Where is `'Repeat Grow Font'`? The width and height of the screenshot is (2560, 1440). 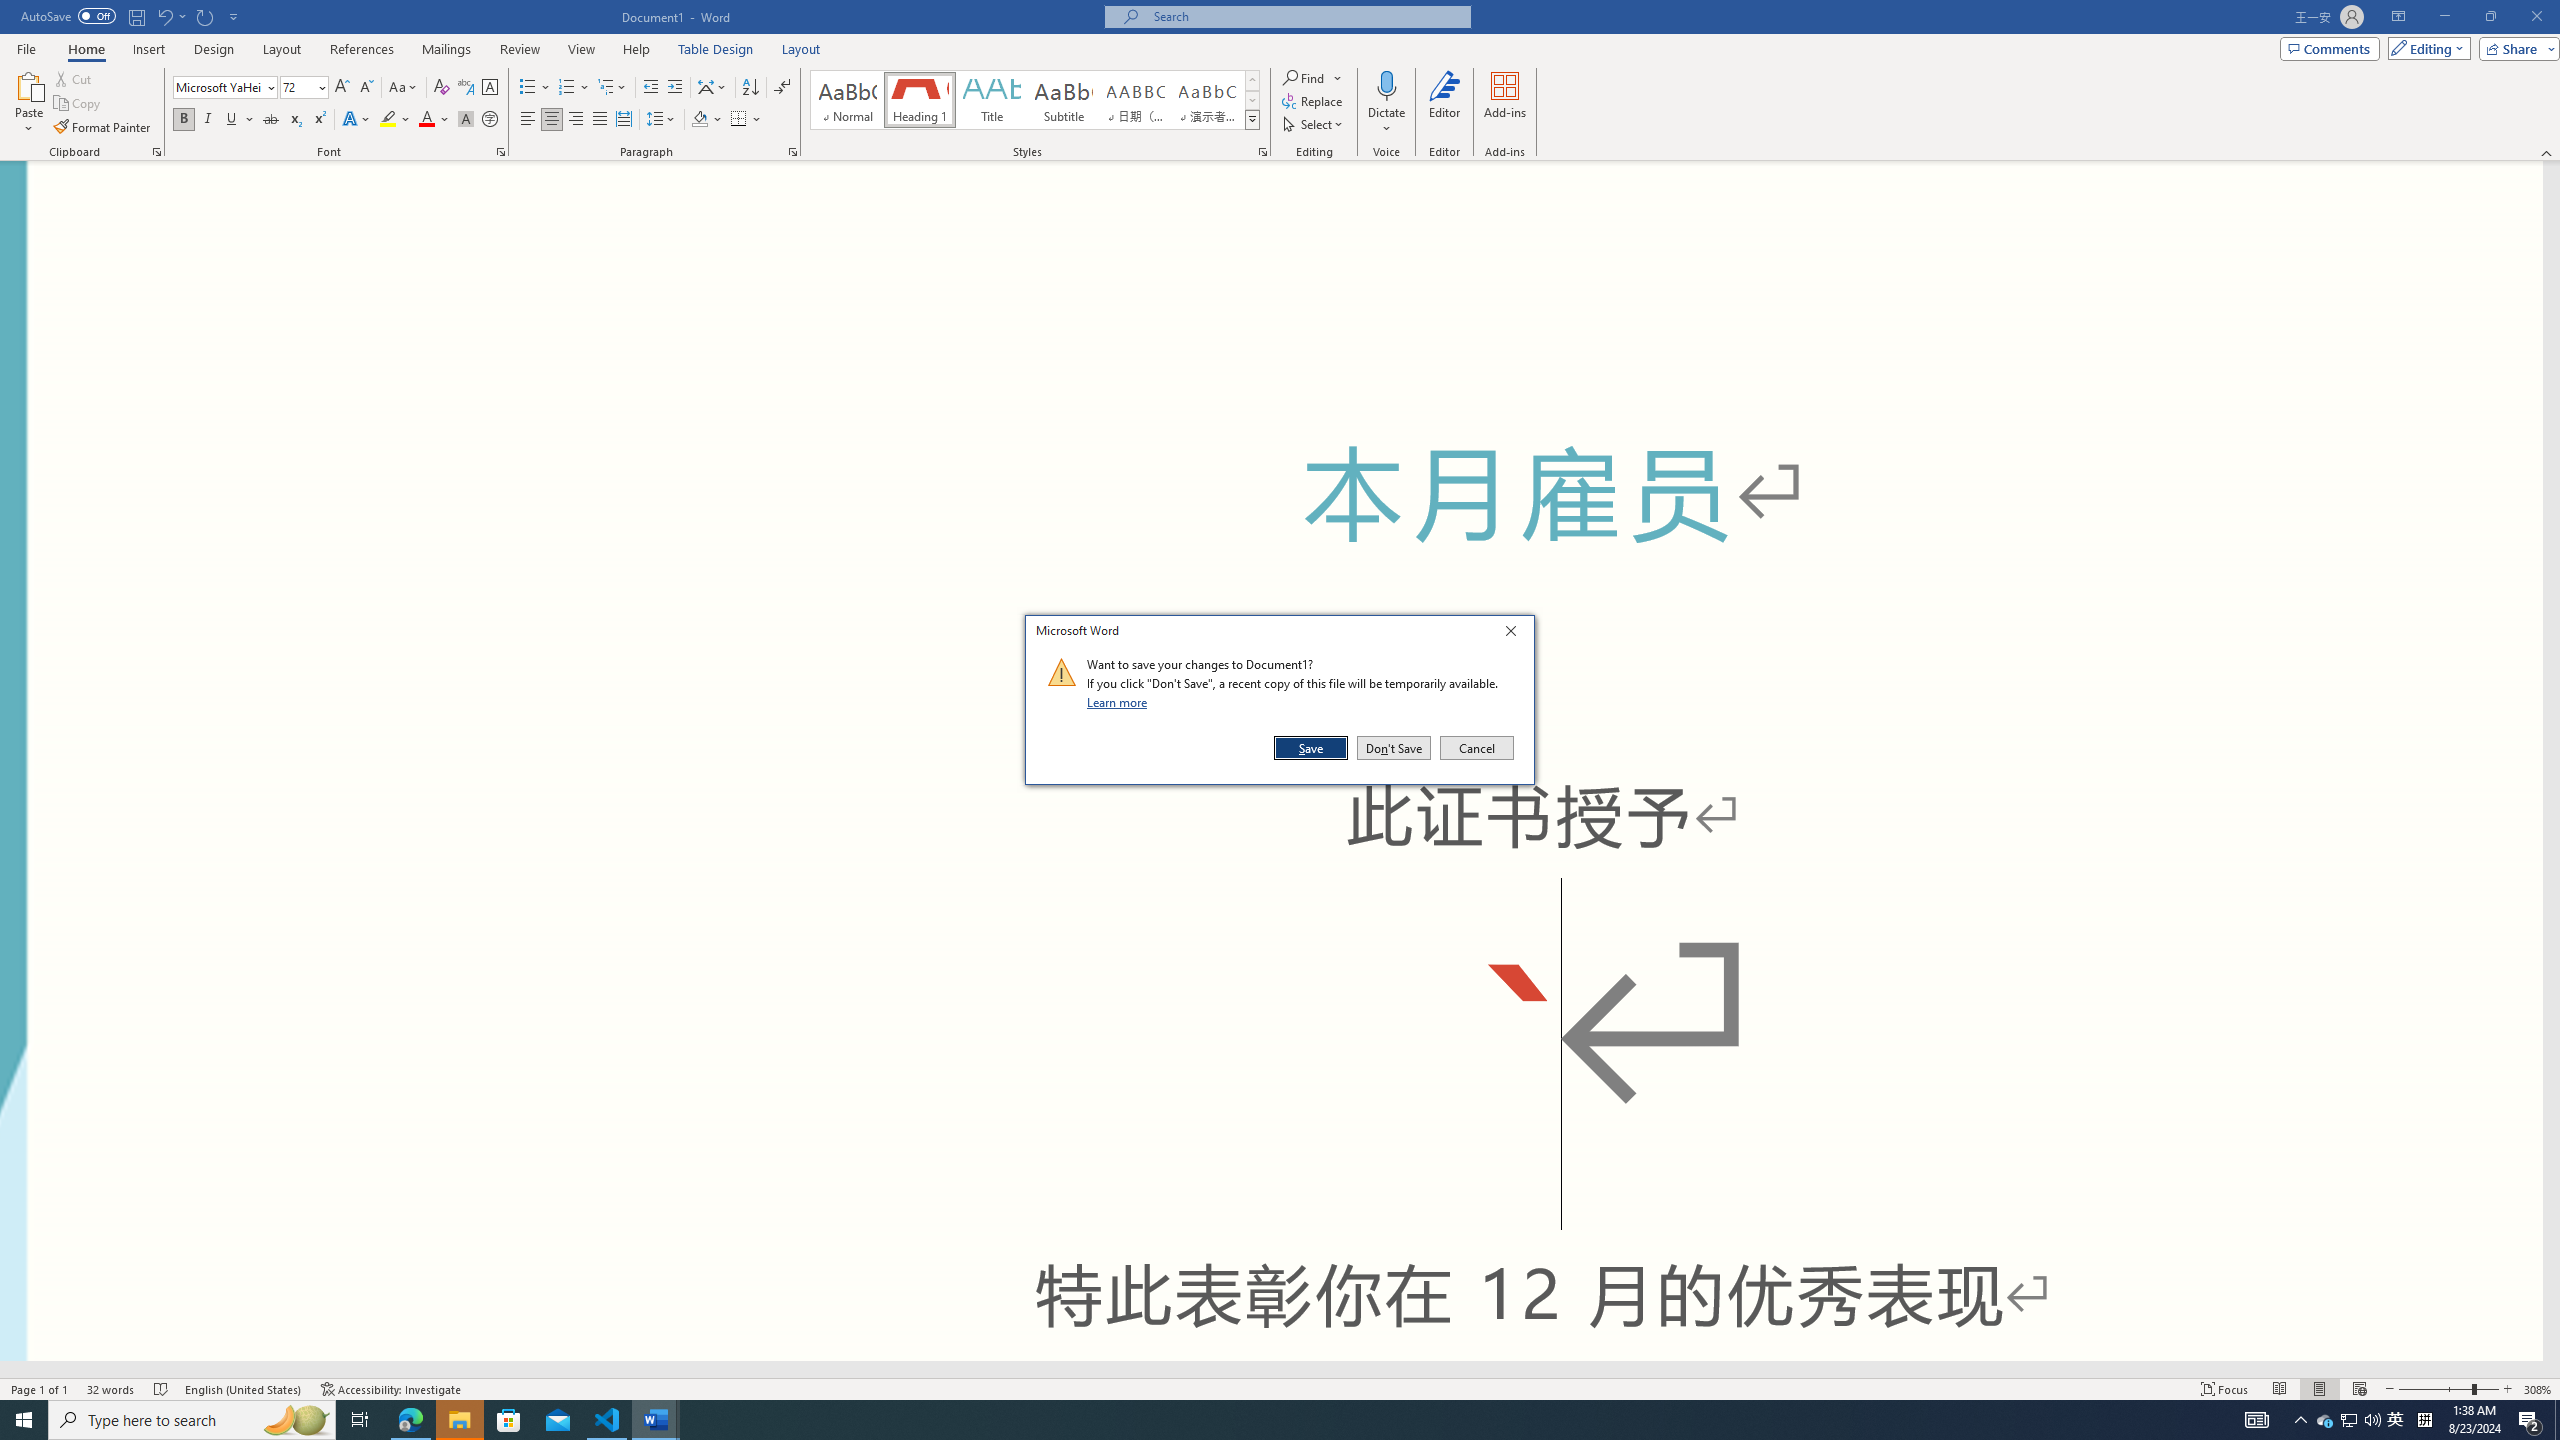
'Repeat Grow Font' is located at coordinates (205, 15).